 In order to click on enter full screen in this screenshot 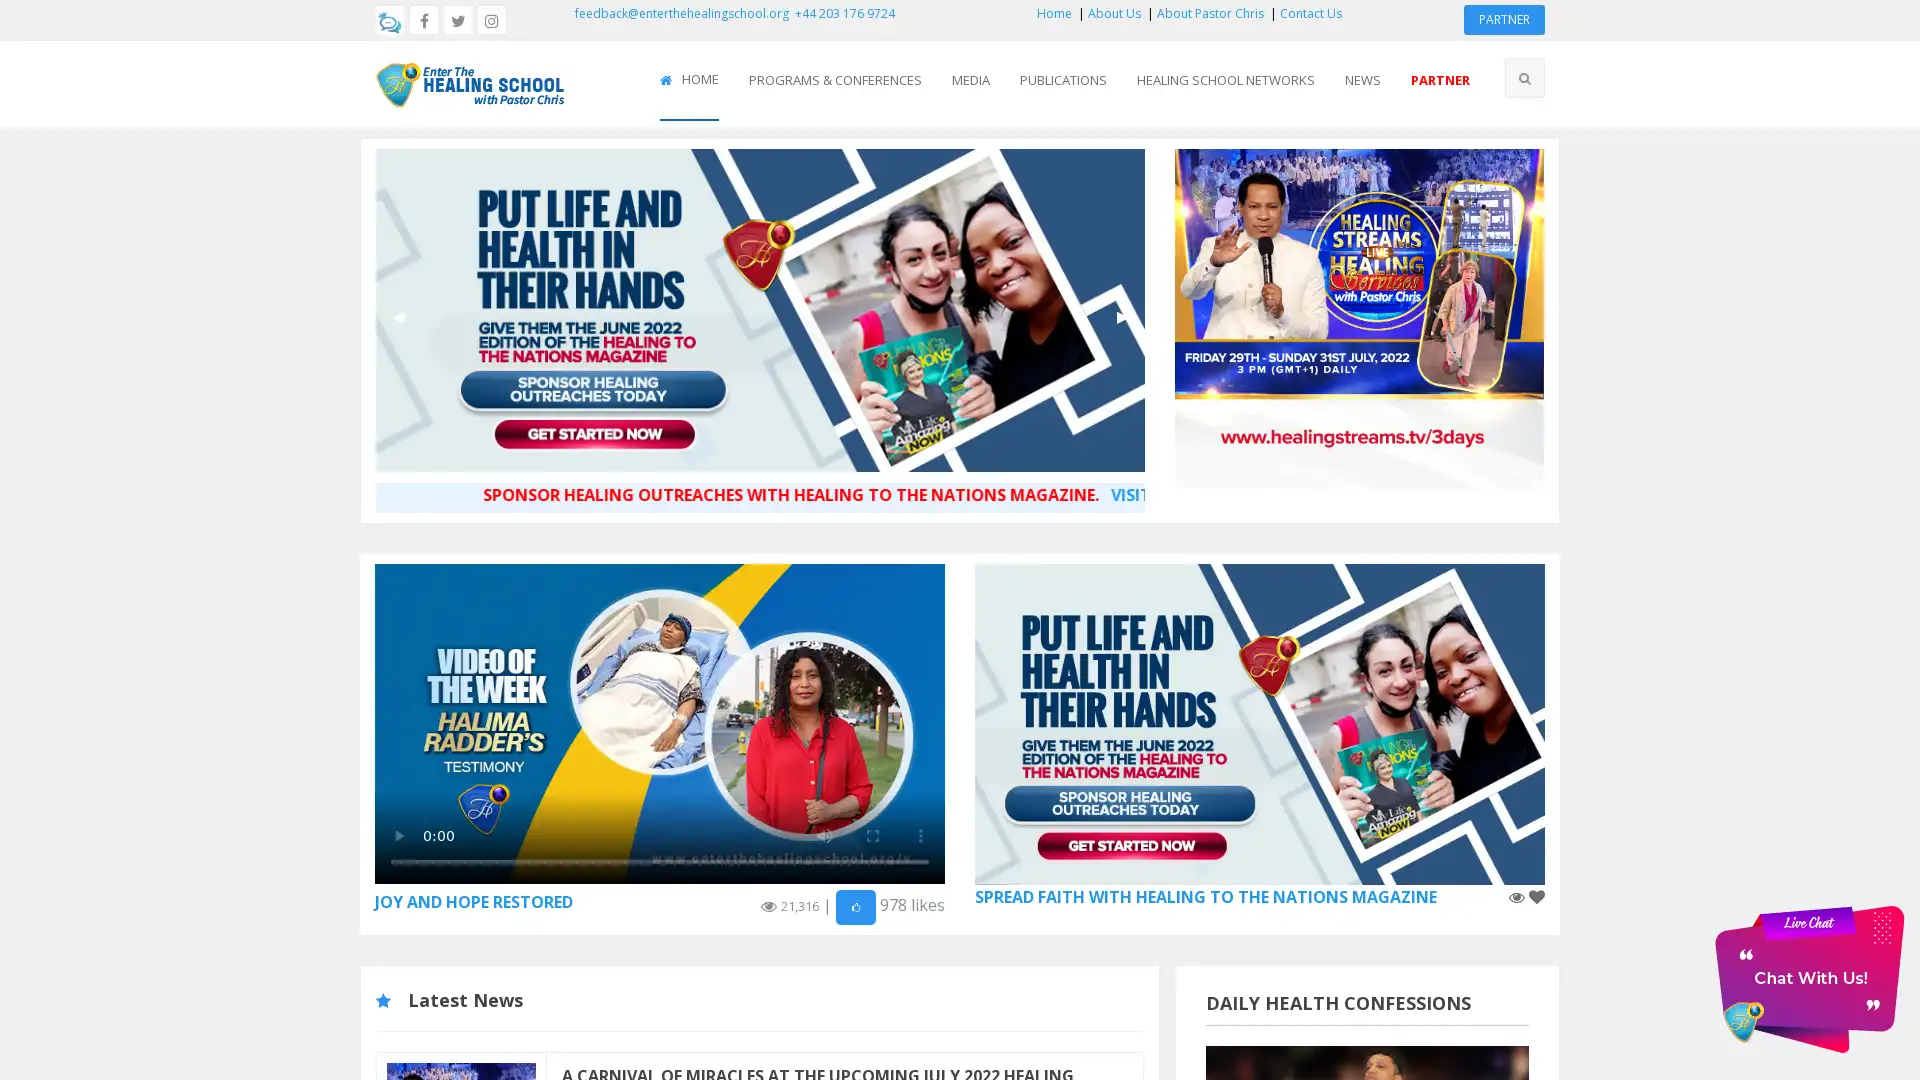, I will do `click(873, 836)`.